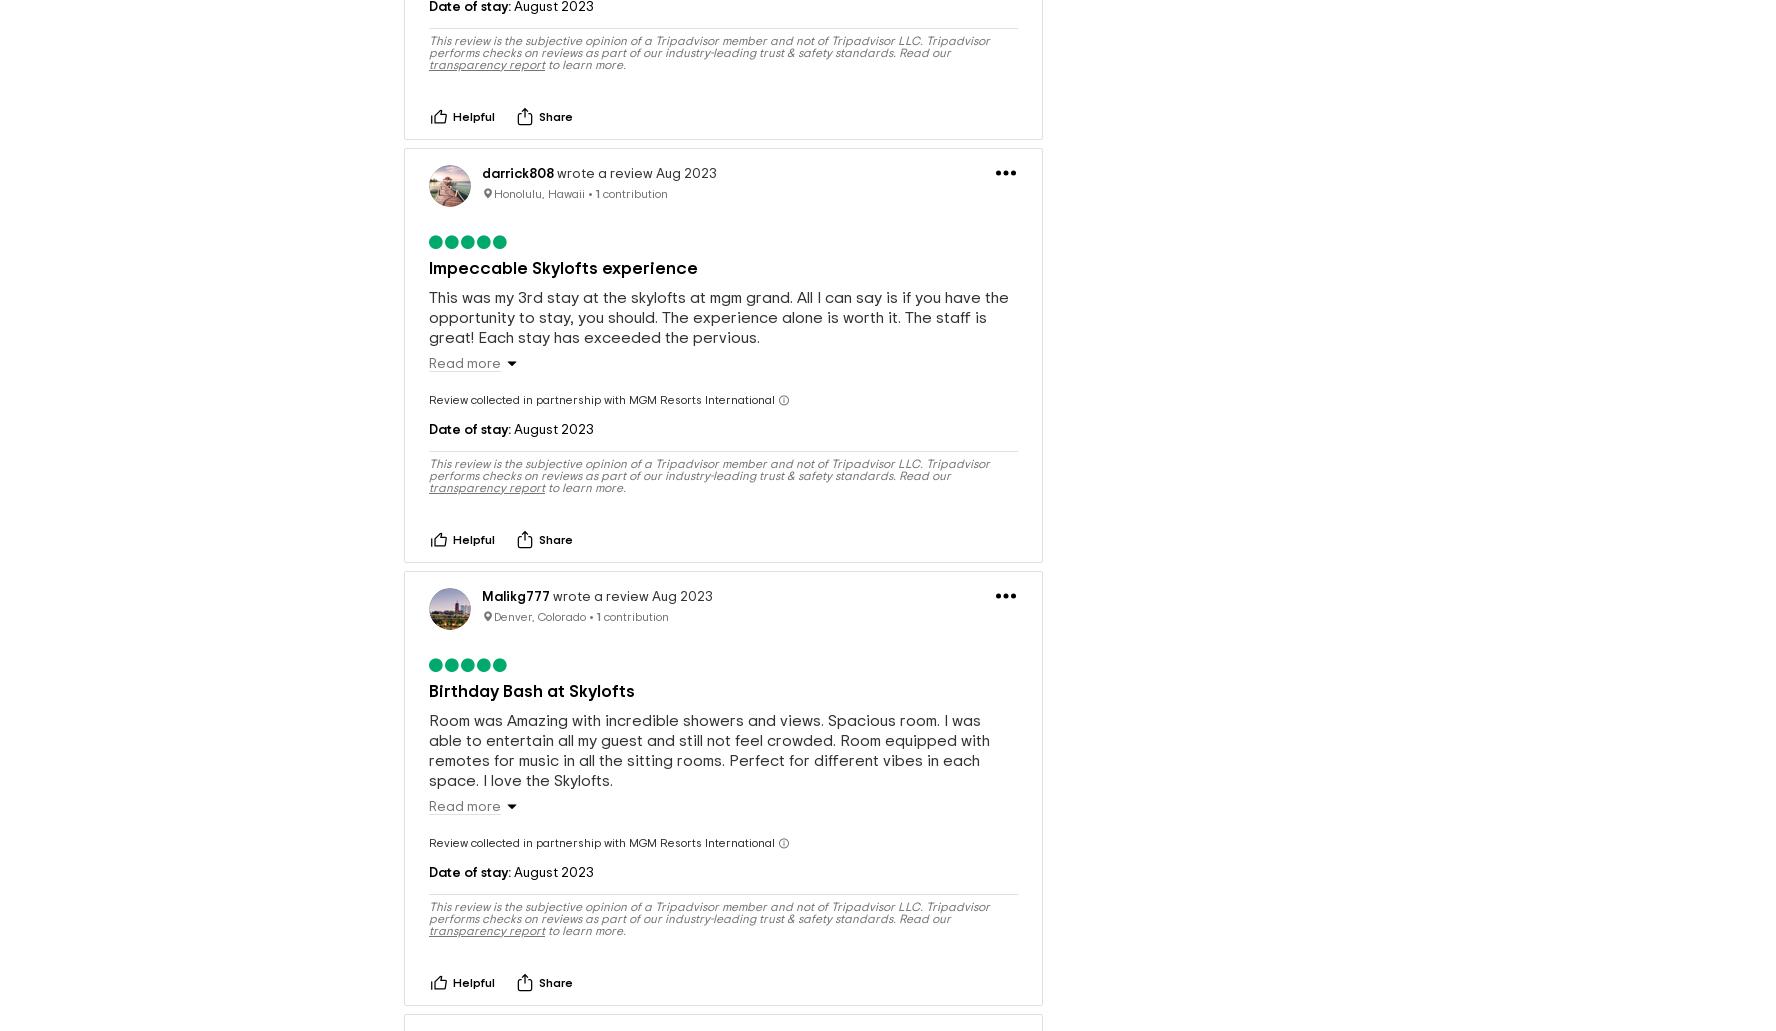 The image size is (1776, 1031). What do you see at coordinates (517, 140) in the screenshot?
I see `'darrick808'` at bounding box center [517, 140].